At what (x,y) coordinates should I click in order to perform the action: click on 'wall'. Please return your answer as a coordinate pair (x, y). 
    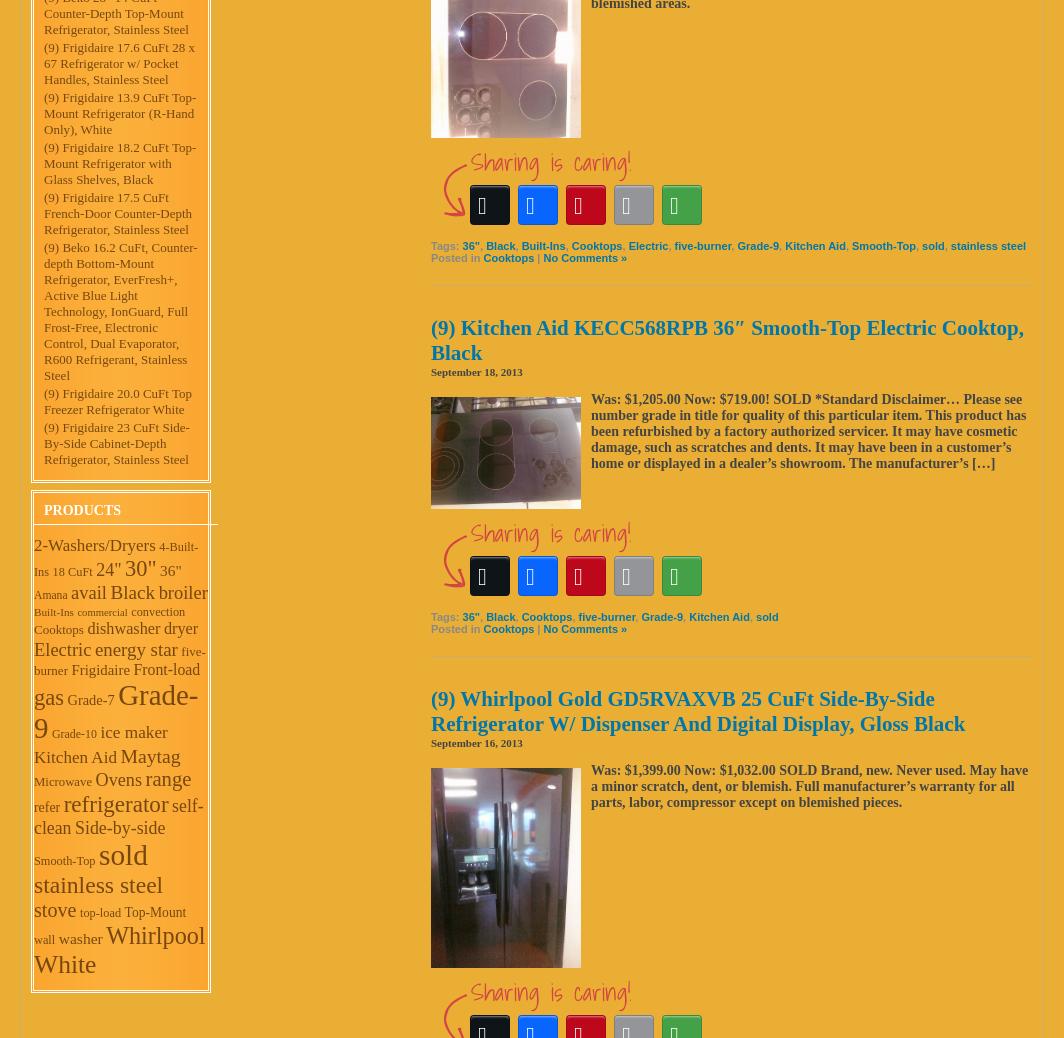
    Looking at the image, I should click on (44, 940).